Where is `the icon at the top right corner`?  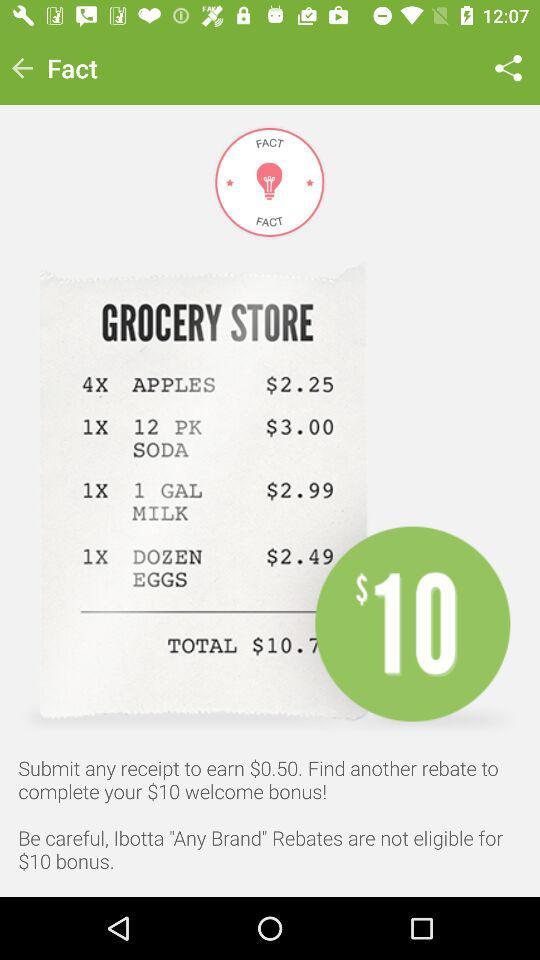 the icon at the top right corner is located at coordinates (508, 68).